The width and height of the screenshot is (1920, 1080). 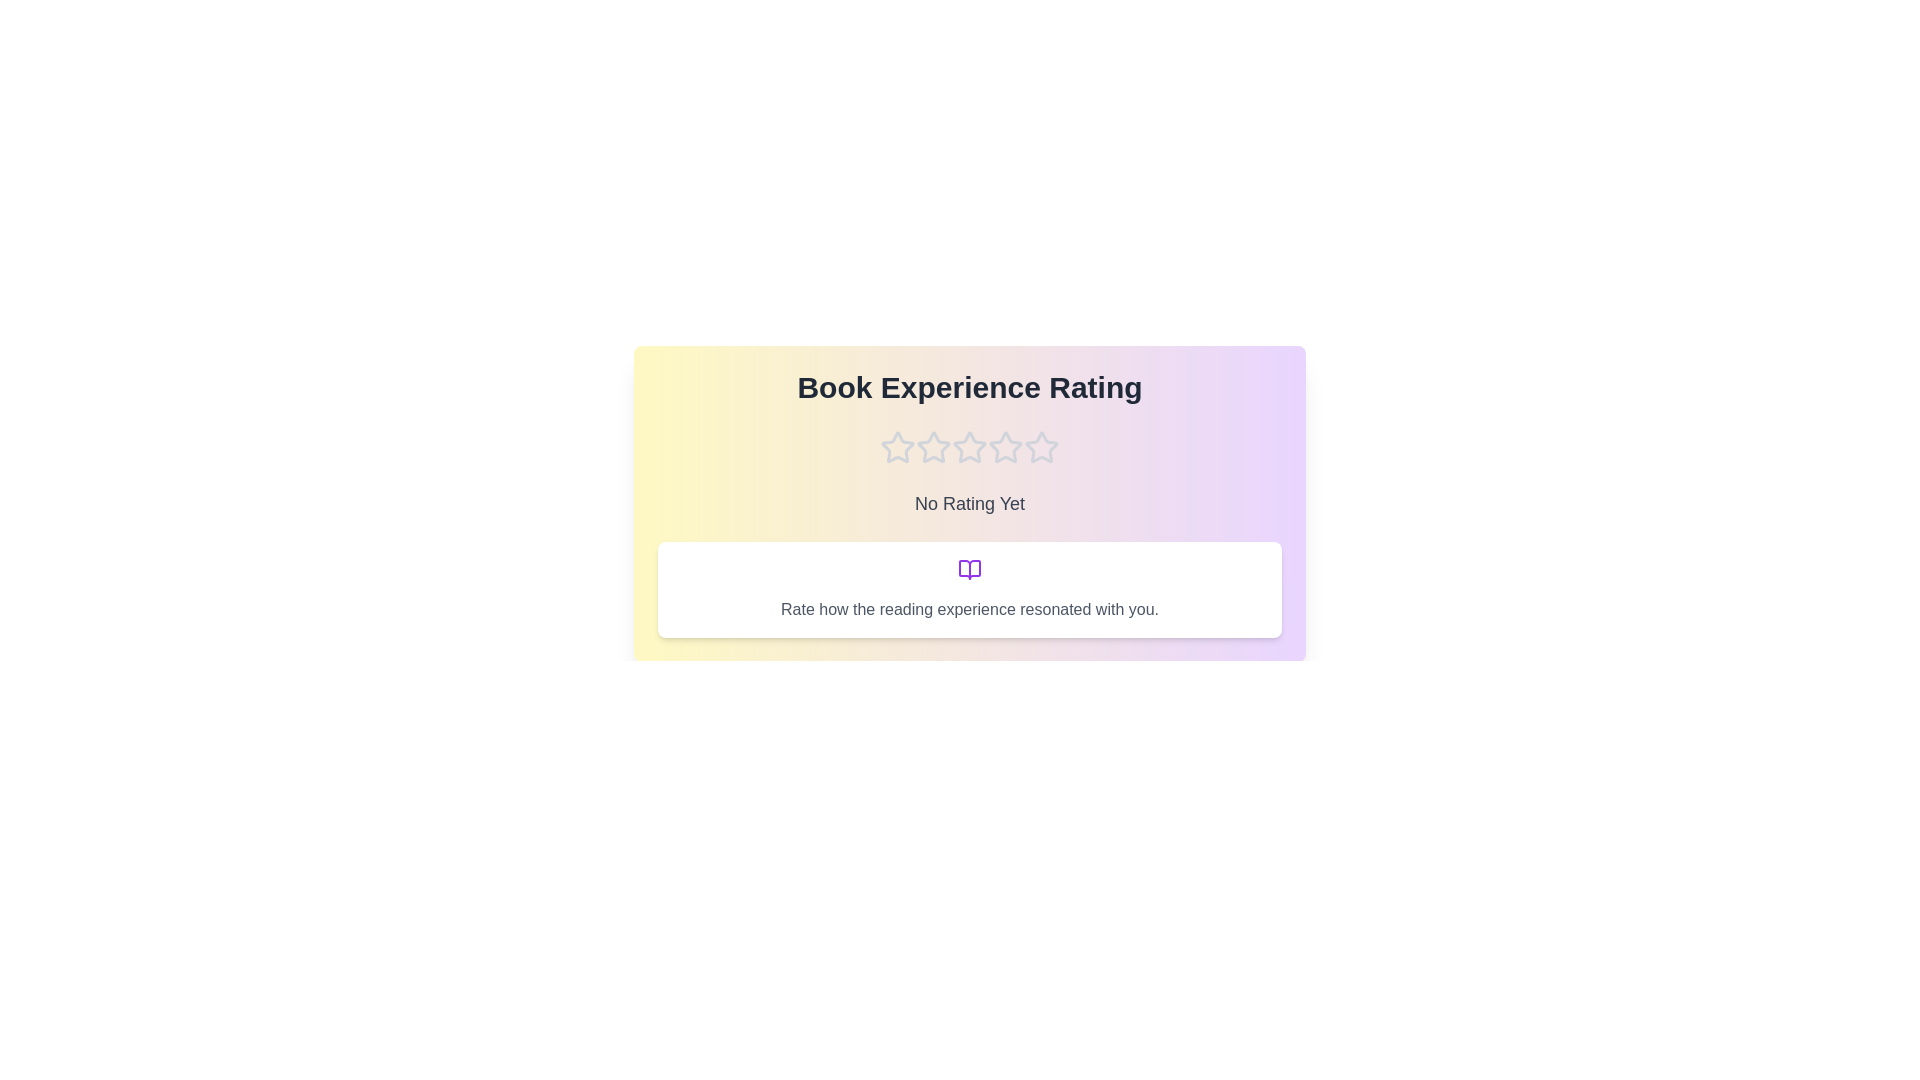 What do you see at coordinates (933, 446) in the screenshot?
I see `the star corresponding to the rating 2` at bounding box center [933, 446].